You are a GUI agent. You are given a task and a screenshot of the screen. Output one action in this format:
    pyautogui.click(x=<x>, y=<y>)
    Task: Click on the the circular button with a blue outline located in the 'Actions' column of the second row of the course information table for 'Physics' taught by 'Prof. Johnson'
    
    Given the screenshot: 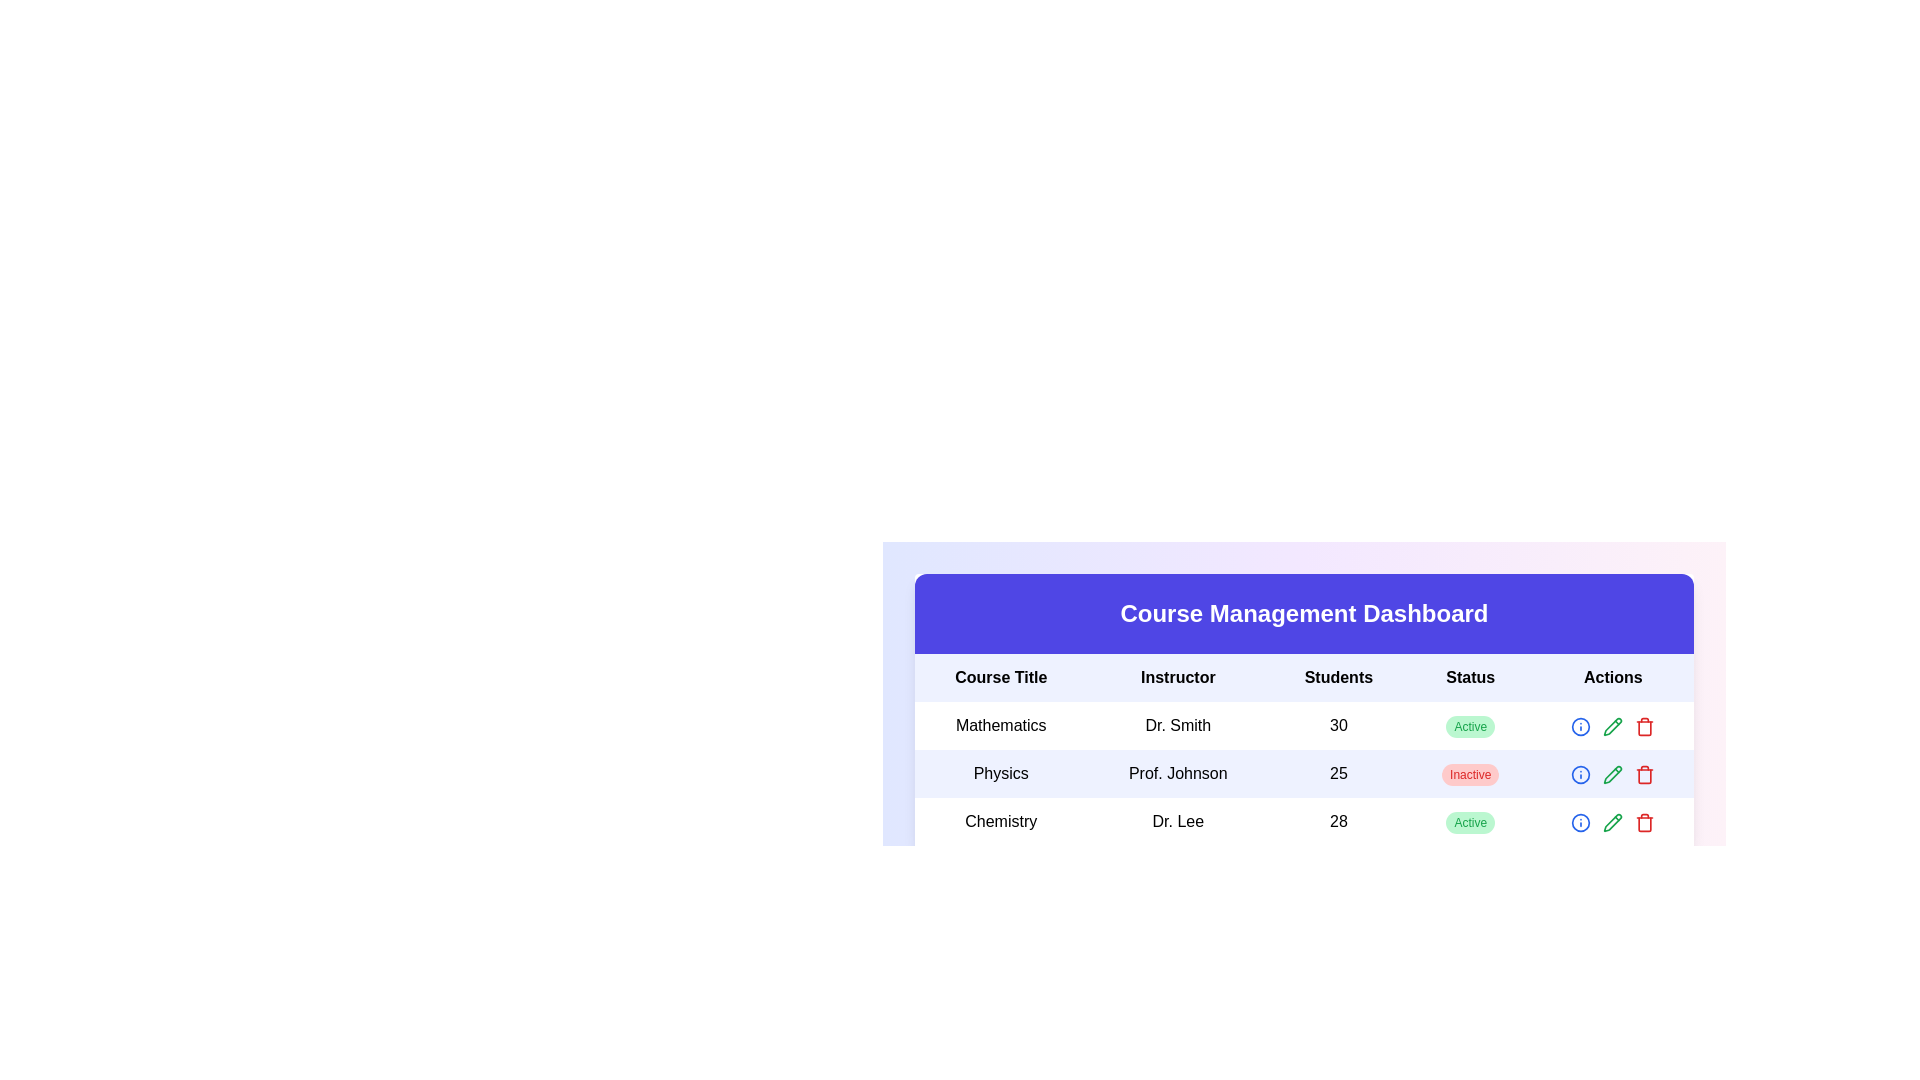 What is the action you would take?
    pyautogui.click(x=1580, y=726)
    